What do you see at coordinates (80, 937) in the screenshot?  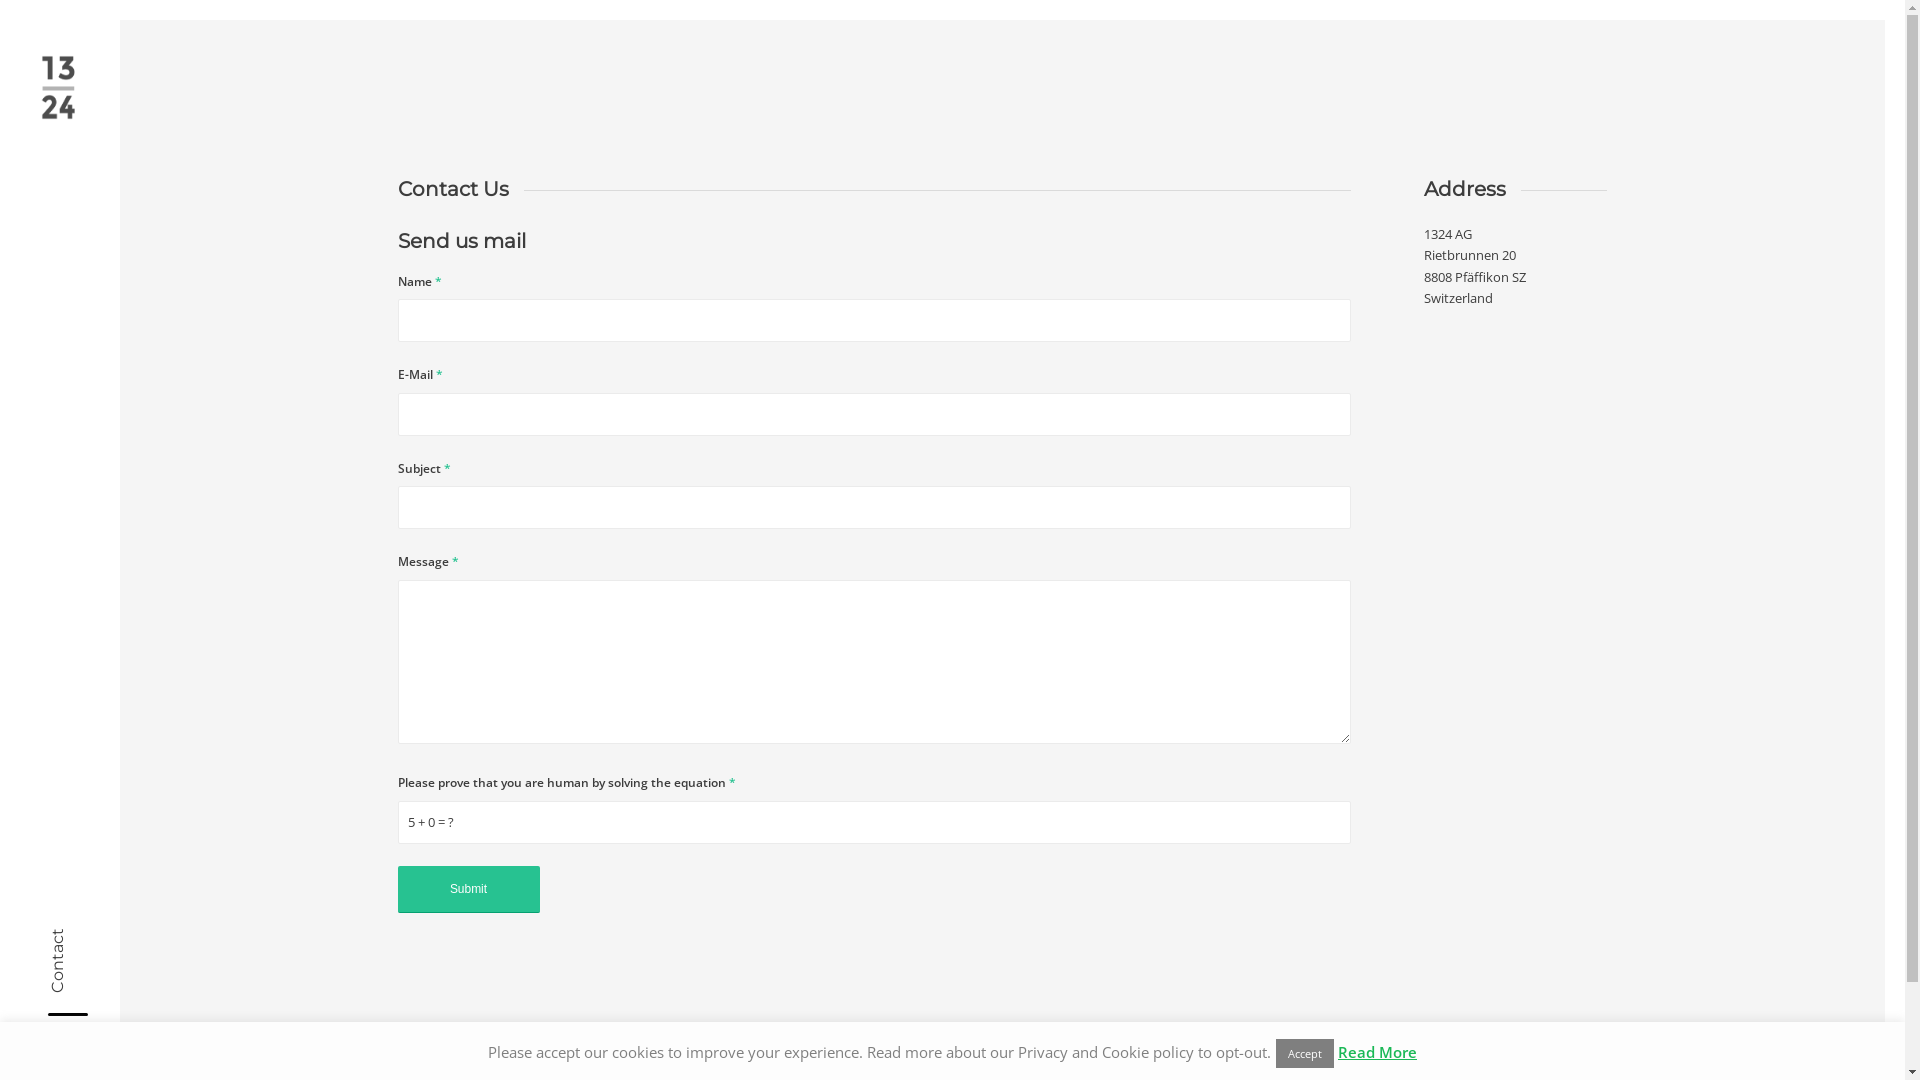 I see `'Contact'` at bounding box center [80, 937].